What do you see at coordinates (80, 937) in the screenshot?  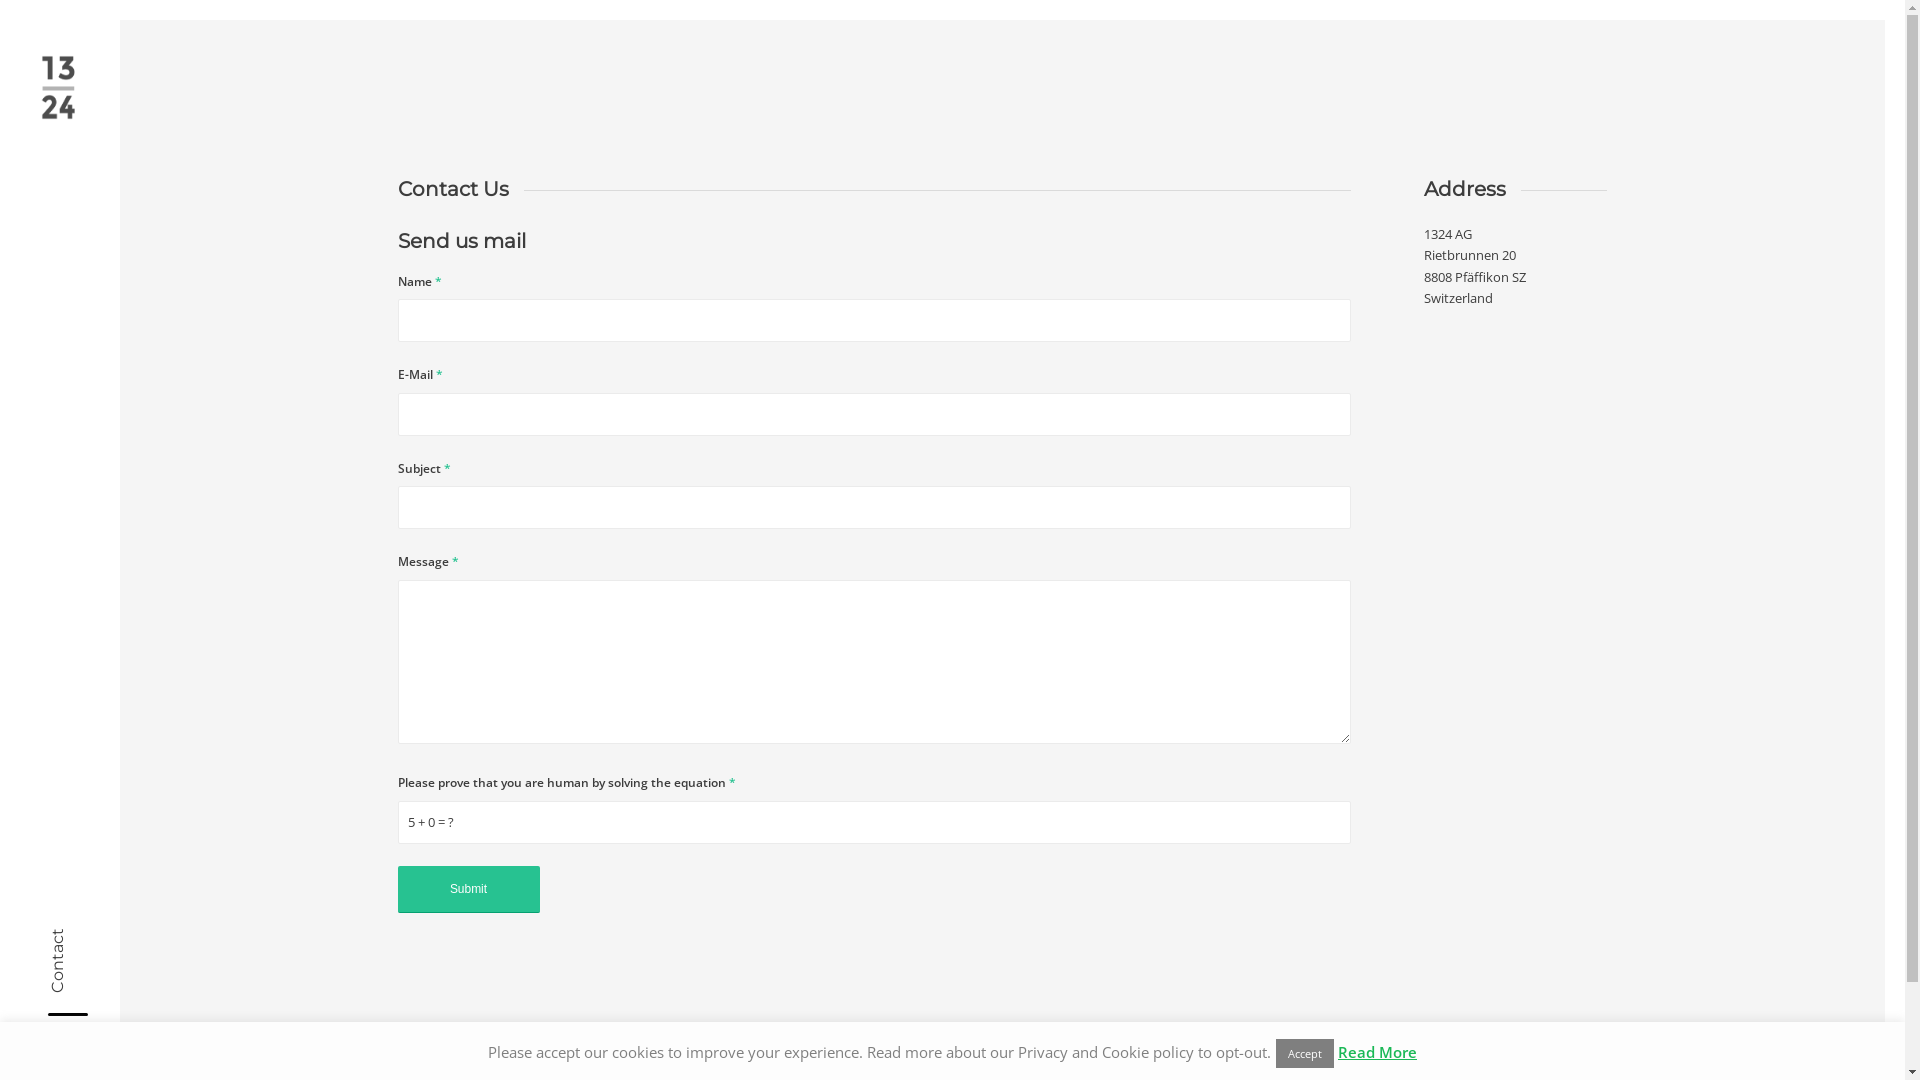 I see `'Contact'` at bounding box center [80, 937].